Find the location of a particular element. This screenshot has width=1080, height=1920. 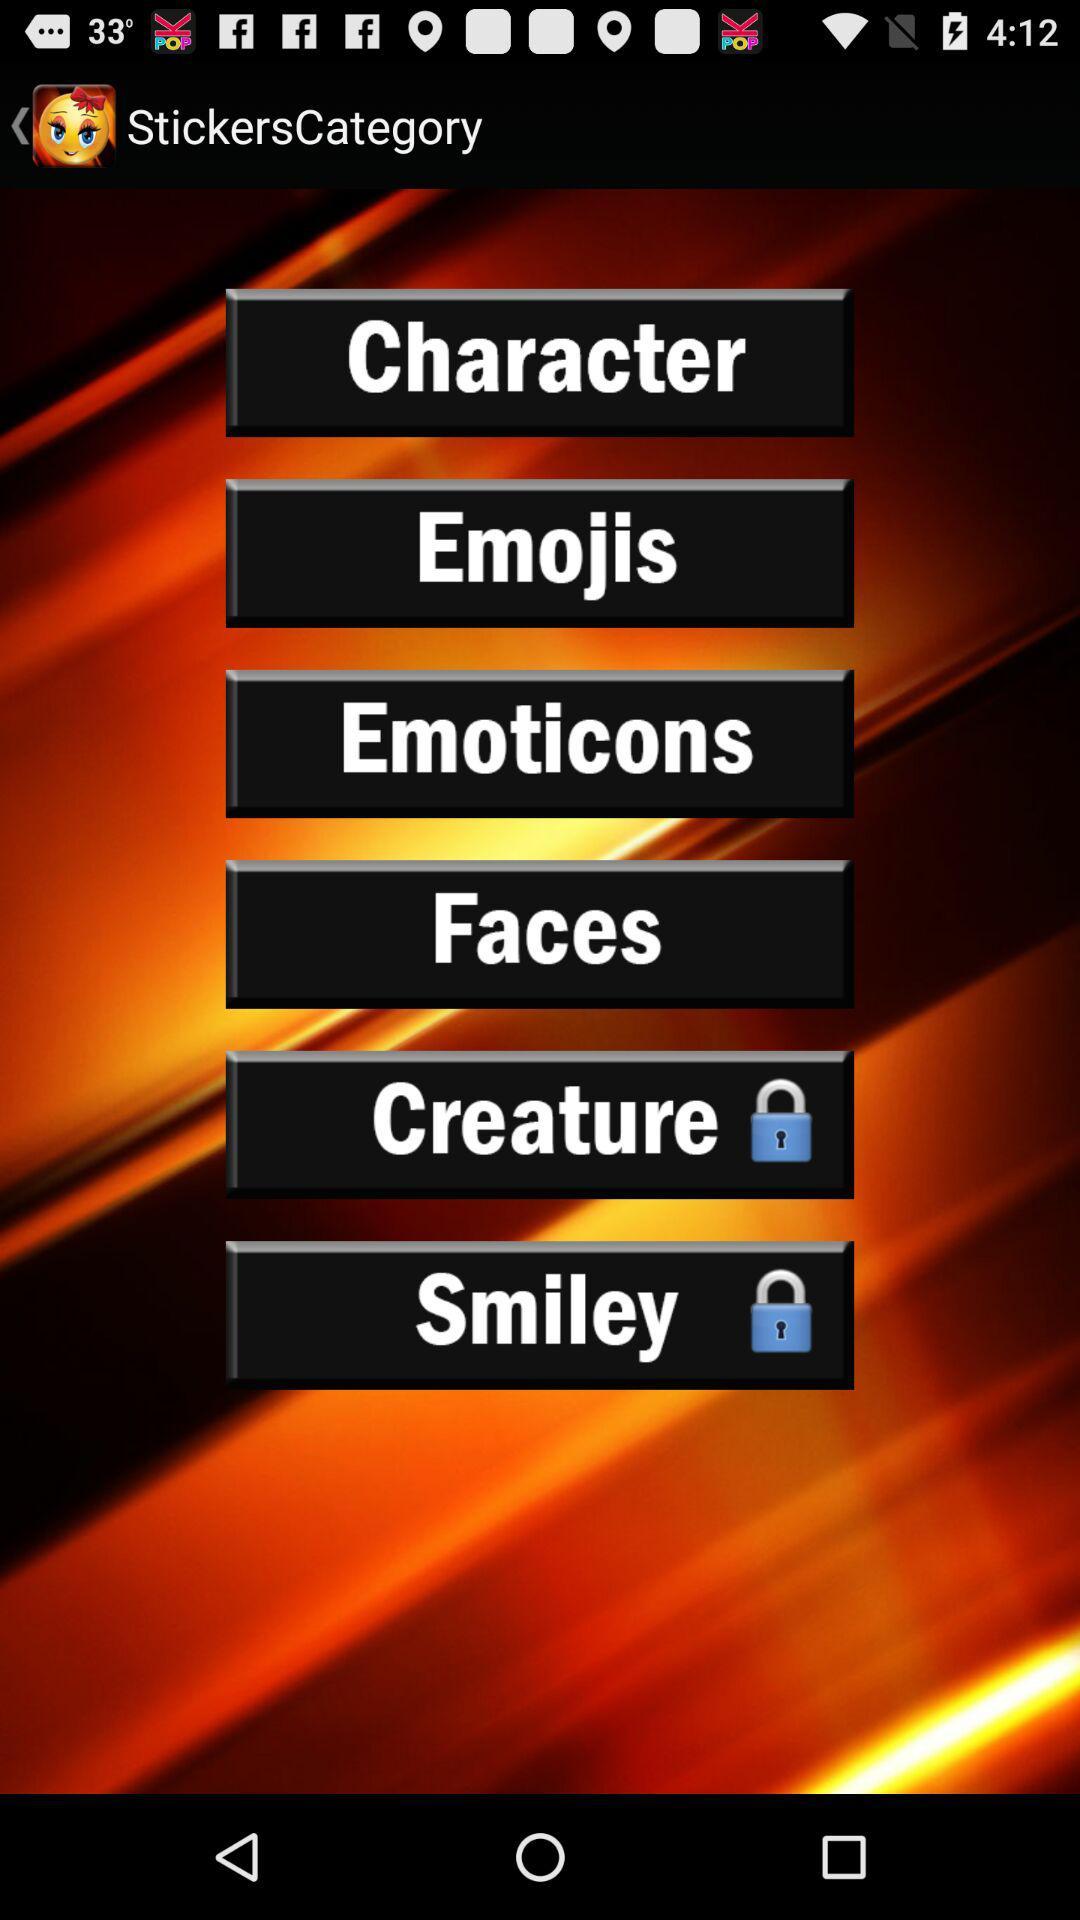

show available emojis is located at coordinates (540, 553).